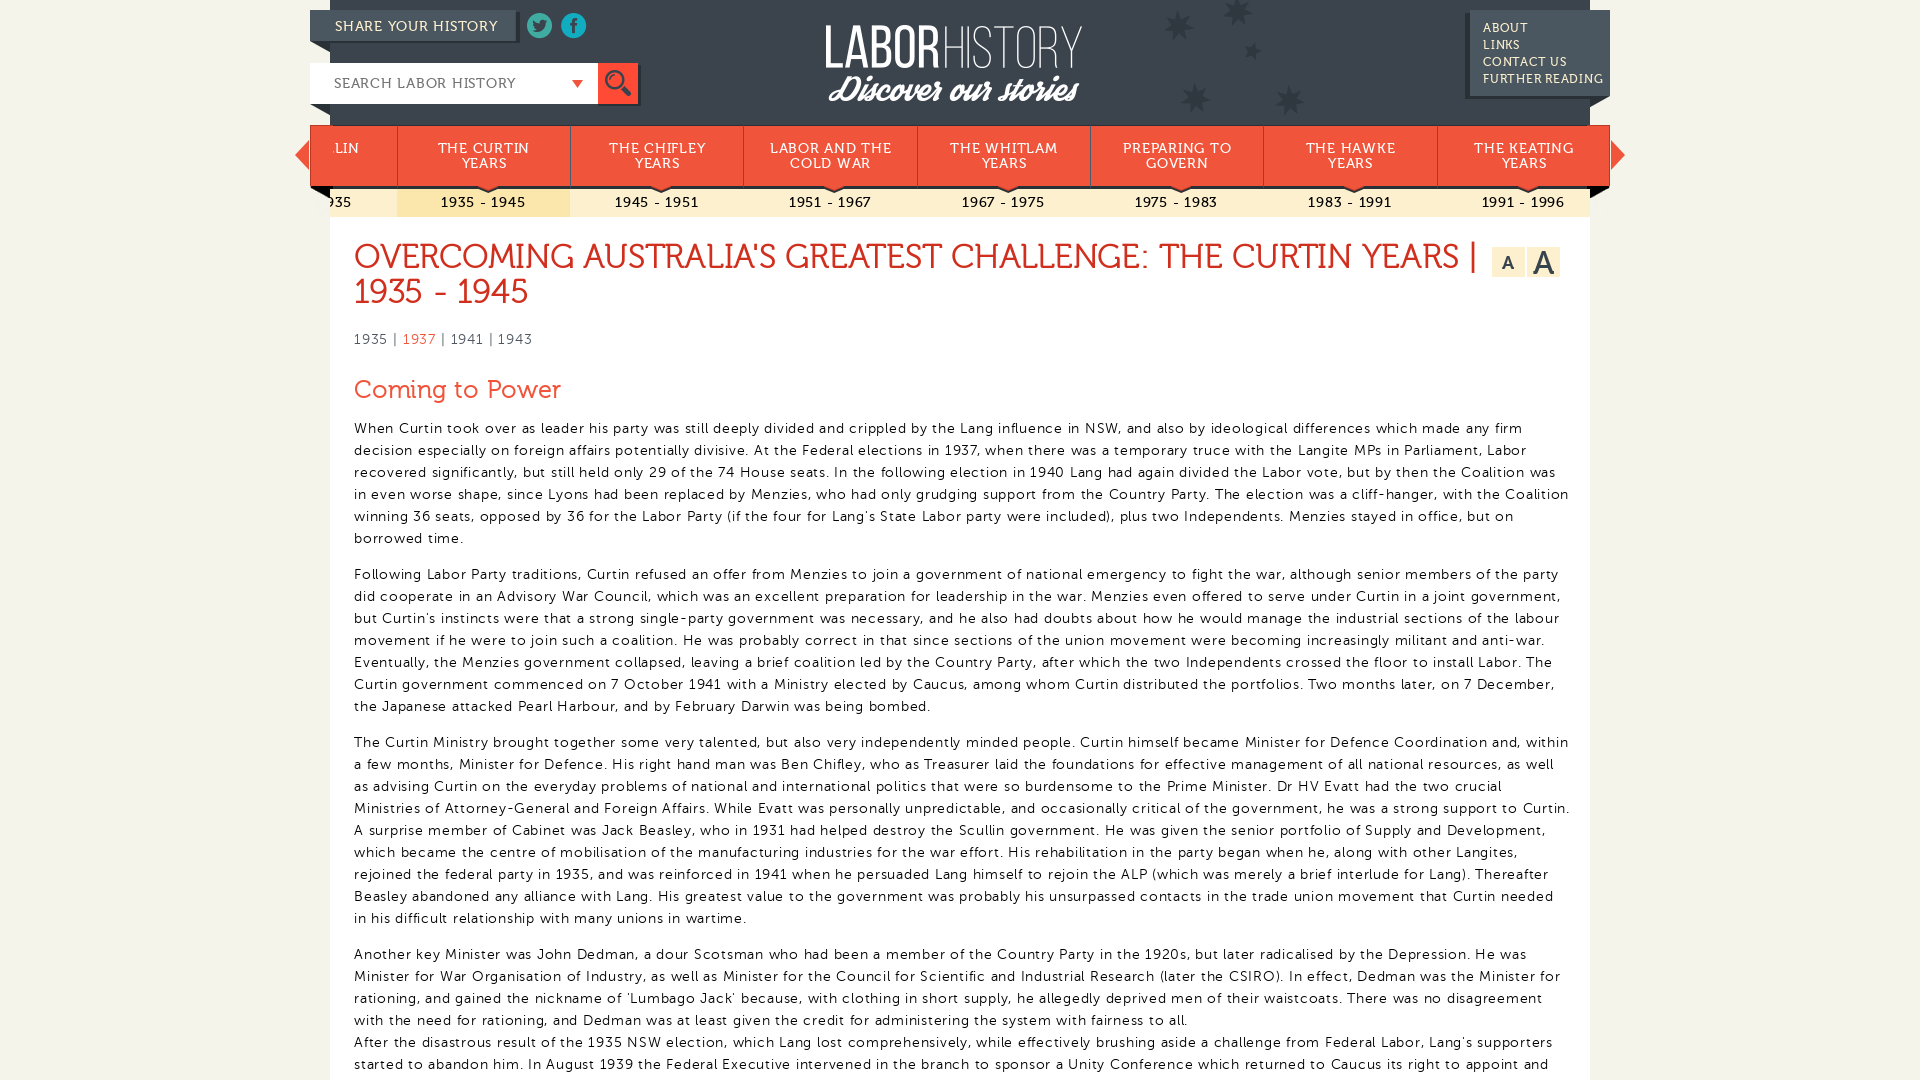 The width and height of the screenshot is (1920, 1080). What do you see at coordinates (656, 202) in the screenshot?
I see `'1945 - 1951'` at bounding box center [656, 202].